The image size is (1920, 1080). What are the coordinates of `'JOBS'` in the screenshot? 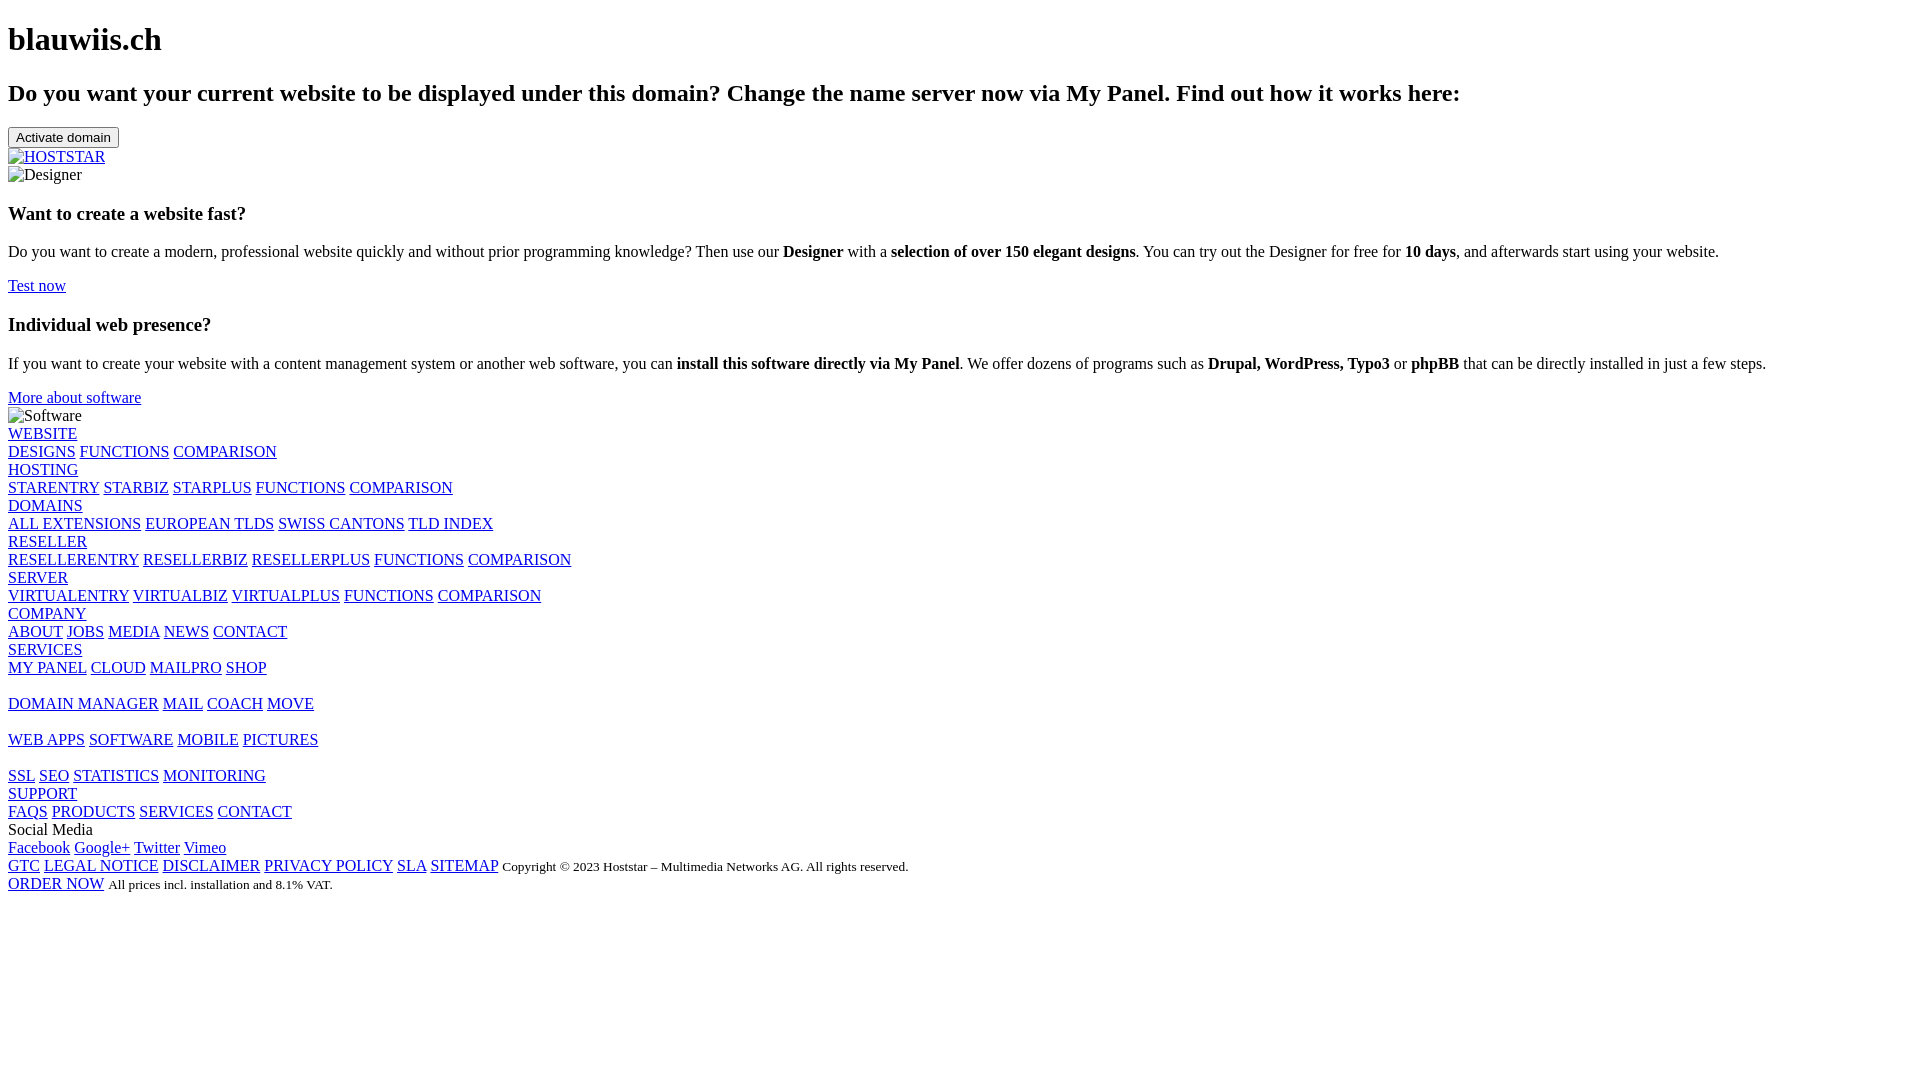 It's located at (84, 631).